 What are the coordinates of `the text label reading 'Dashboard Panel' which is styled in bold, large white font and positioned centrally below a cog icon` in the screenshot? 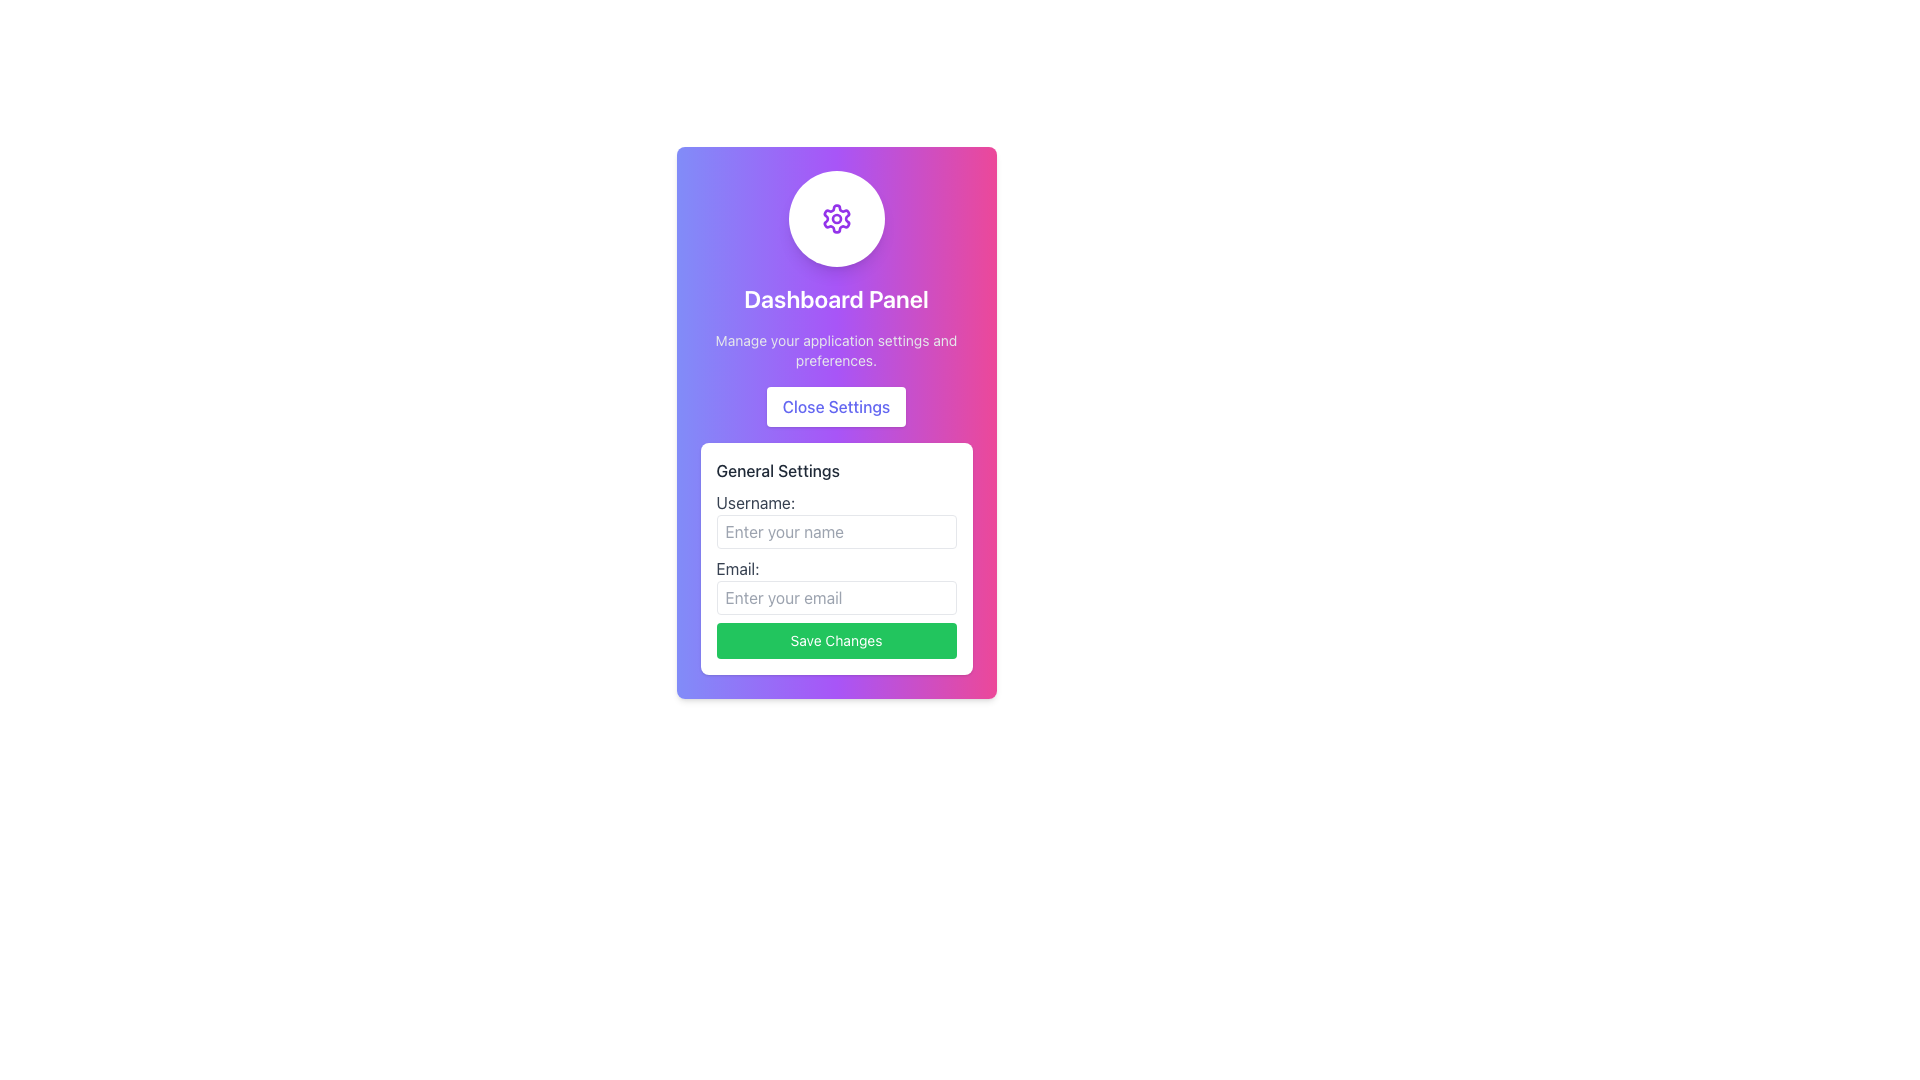 It's located at (836, 299).